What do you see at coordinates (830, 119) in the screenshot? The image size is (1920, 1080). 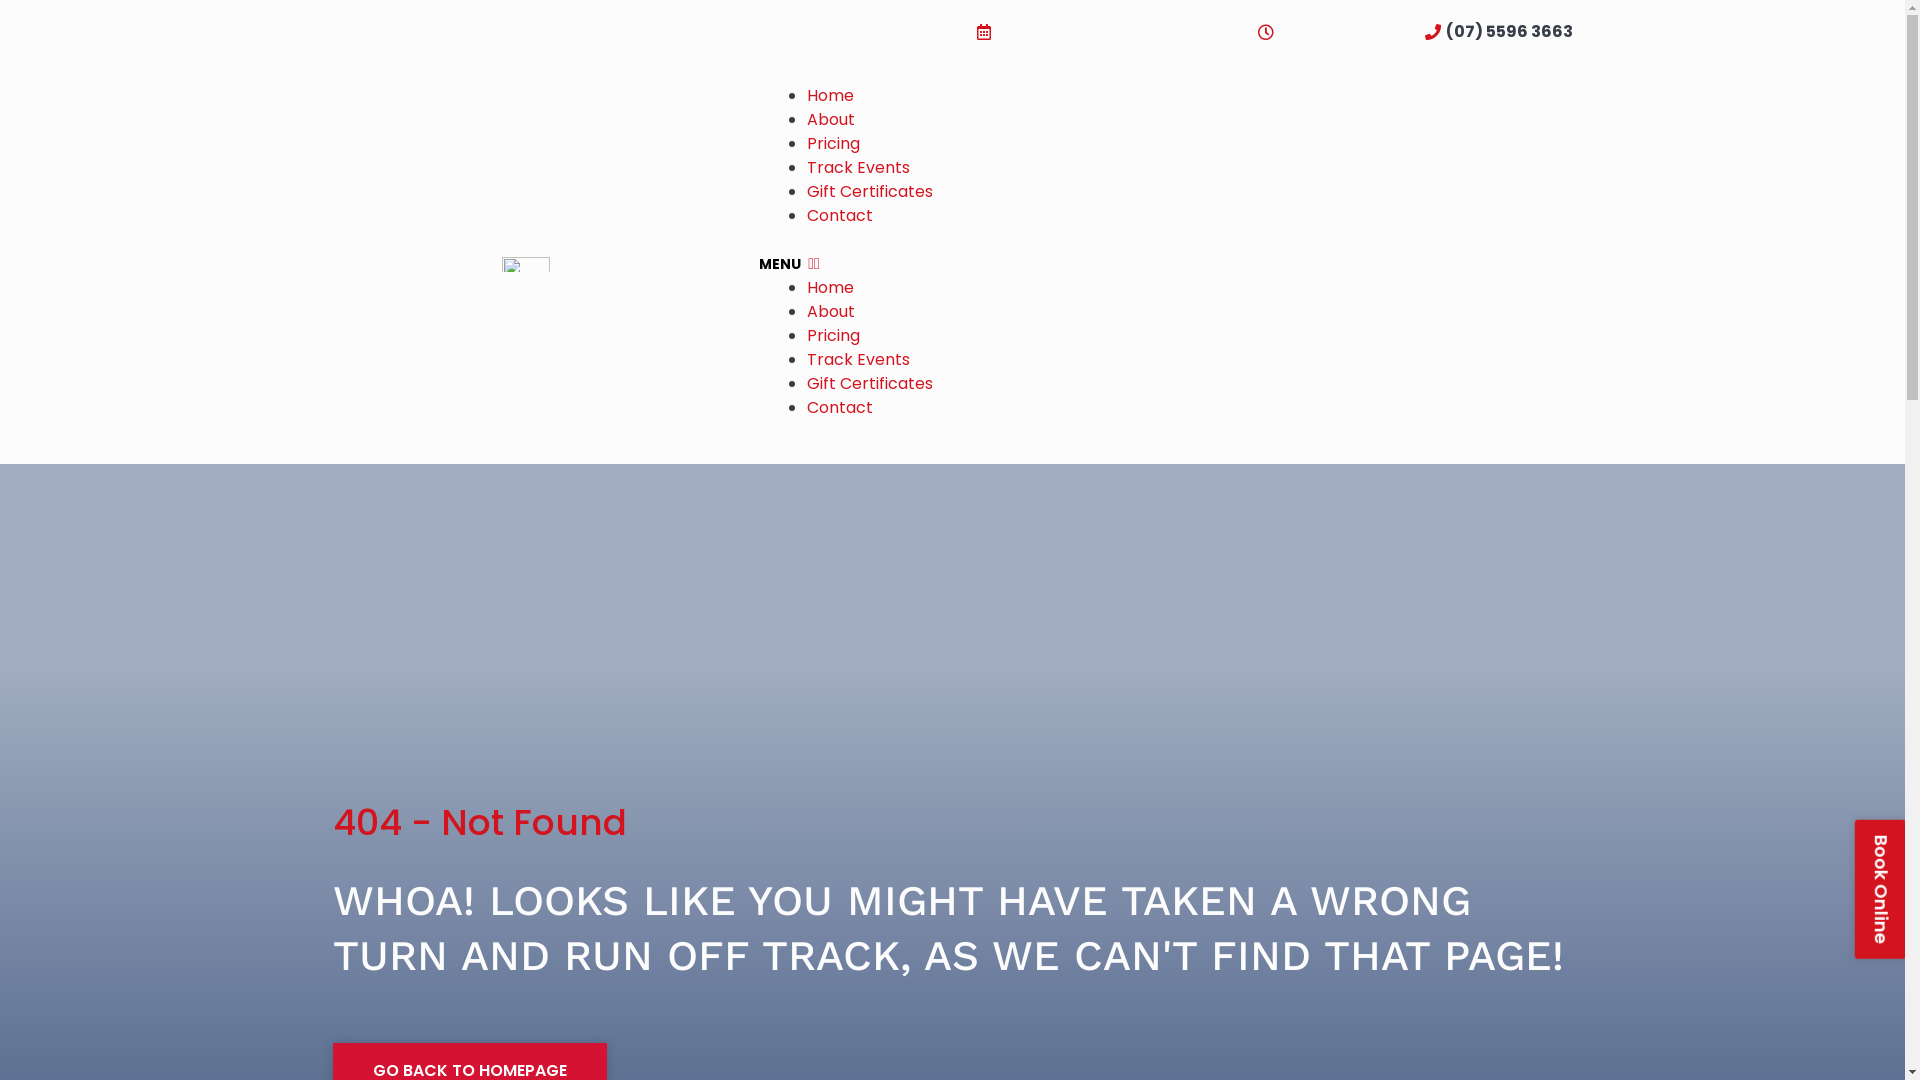 I see `'About'` at bounding box center [830, 119].